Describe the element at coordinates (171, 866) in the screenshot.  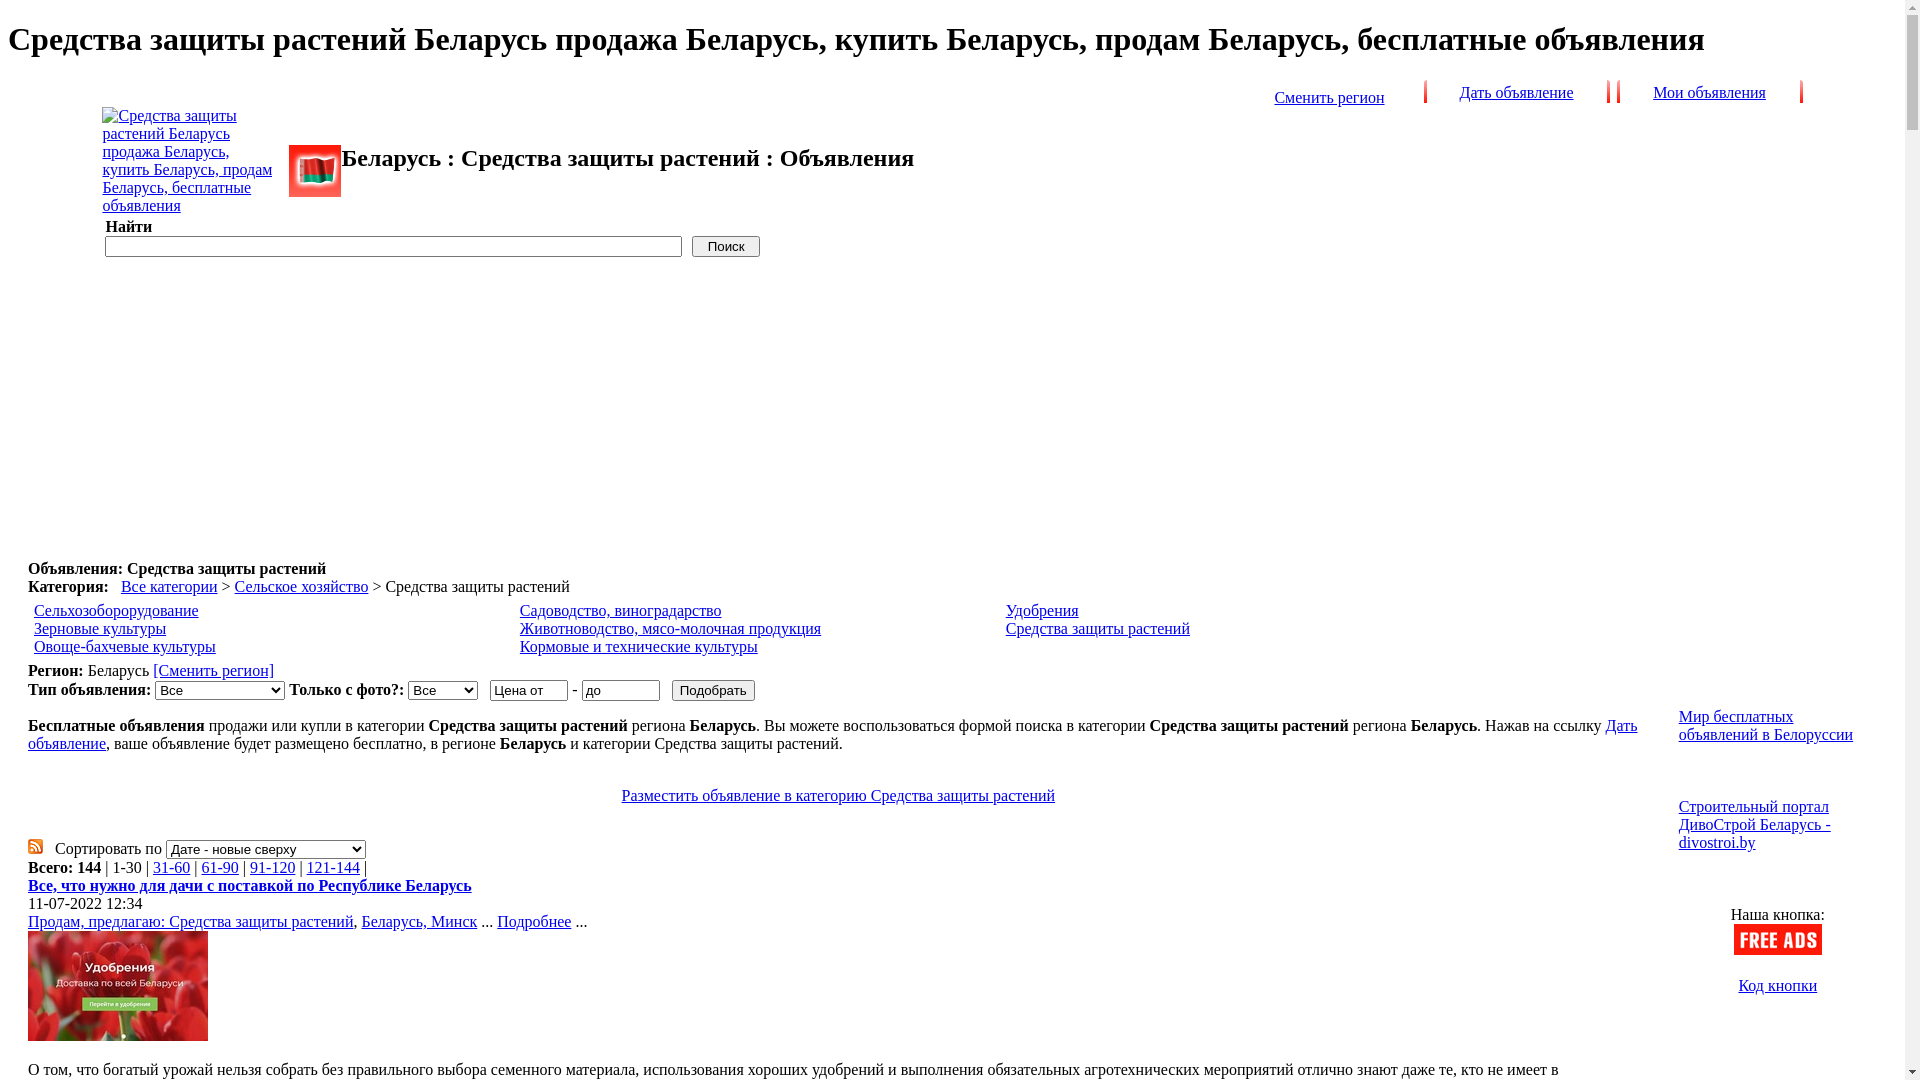
I see `'31-60'` at that location.